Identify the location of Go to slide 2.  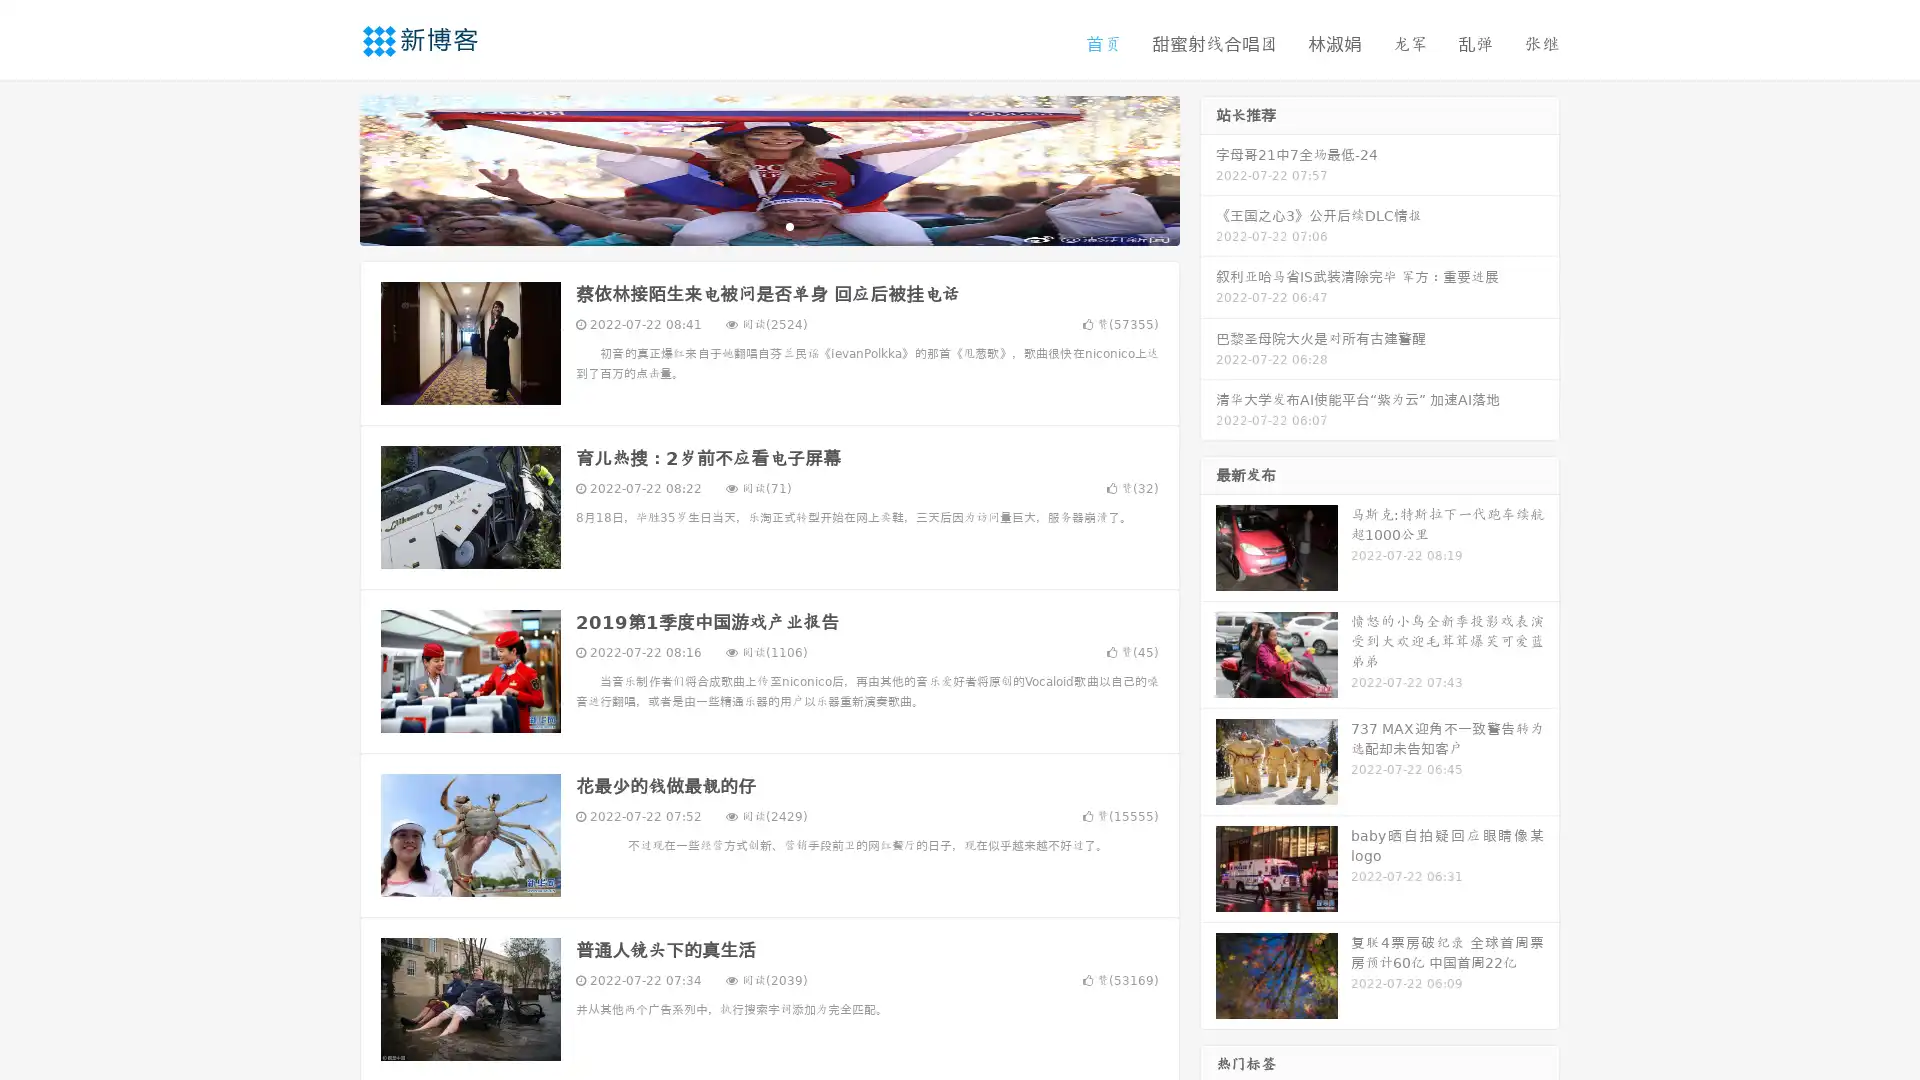
(768, 225).